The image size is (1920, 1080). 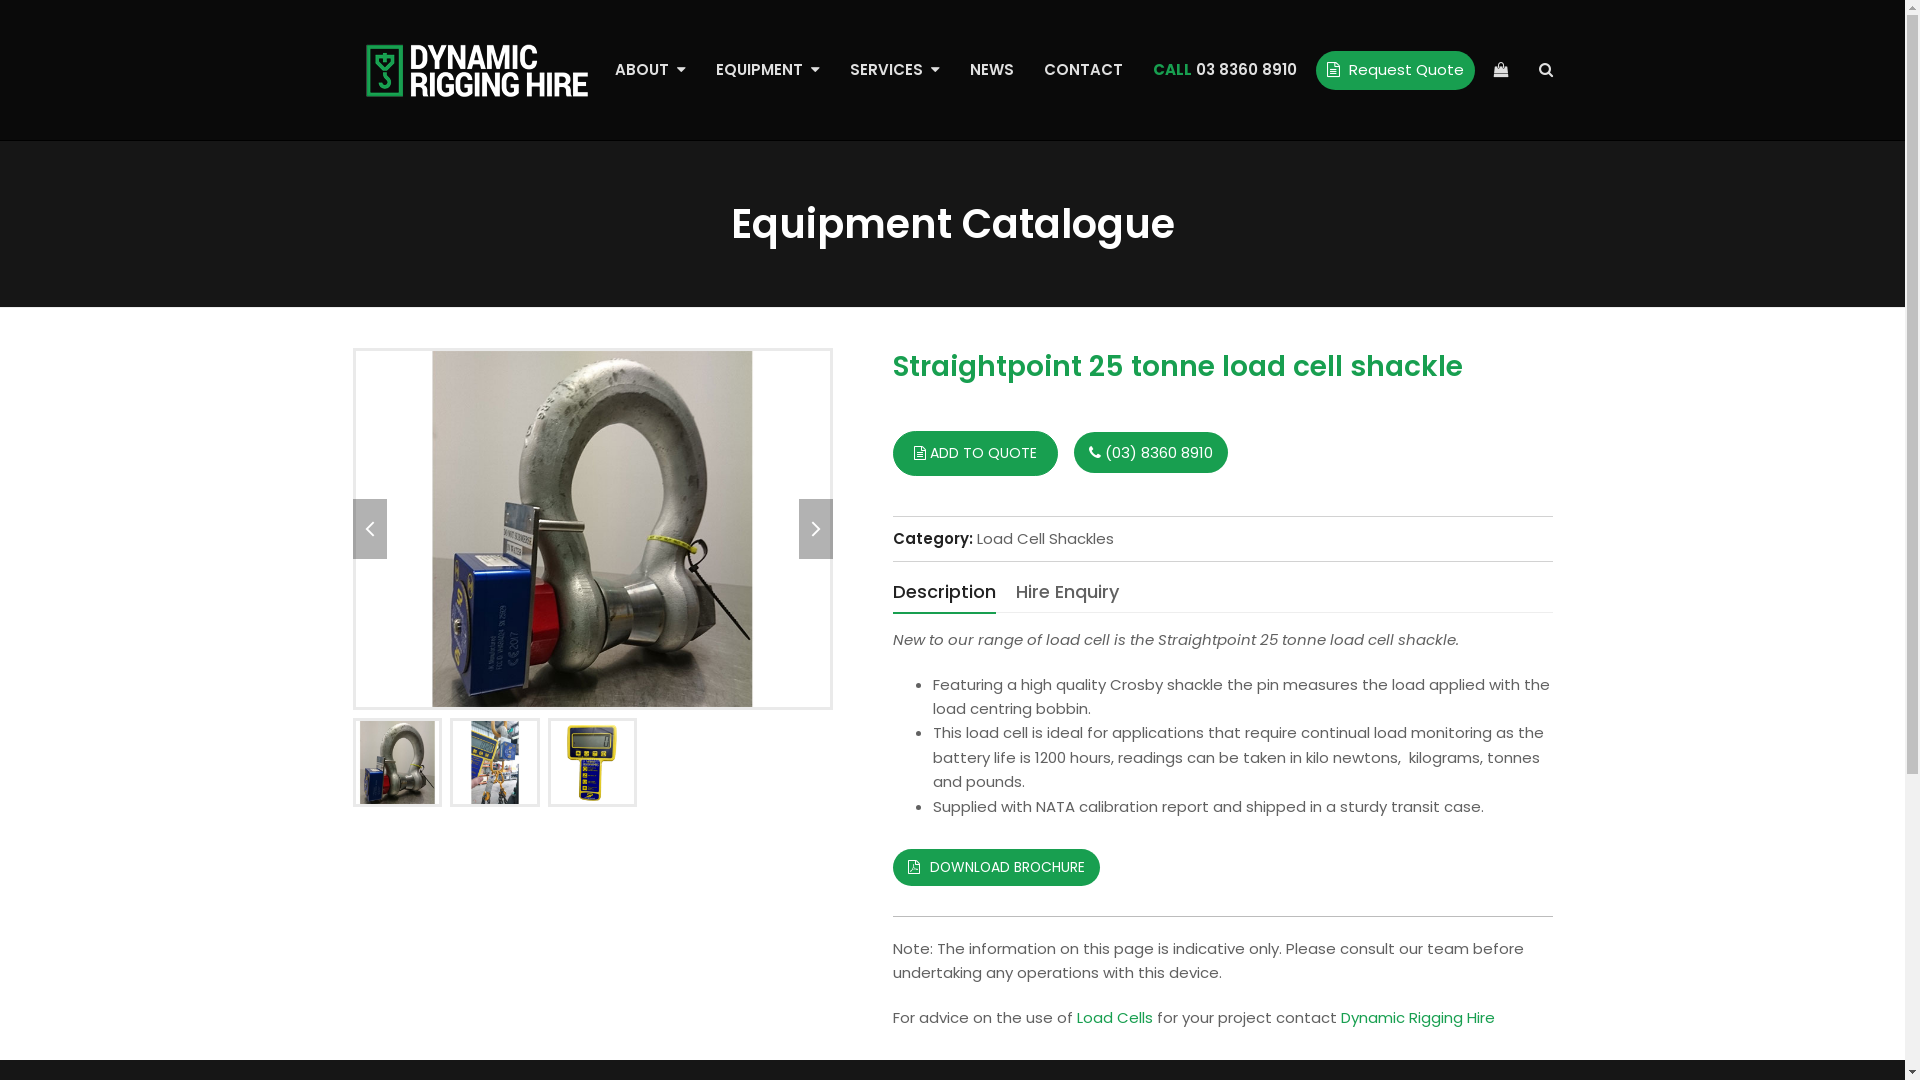 What do you see at coordinates (974, 453) in the screenshot?
I see `'ADD TO QUOTE'` at bounding box center [974, 453].